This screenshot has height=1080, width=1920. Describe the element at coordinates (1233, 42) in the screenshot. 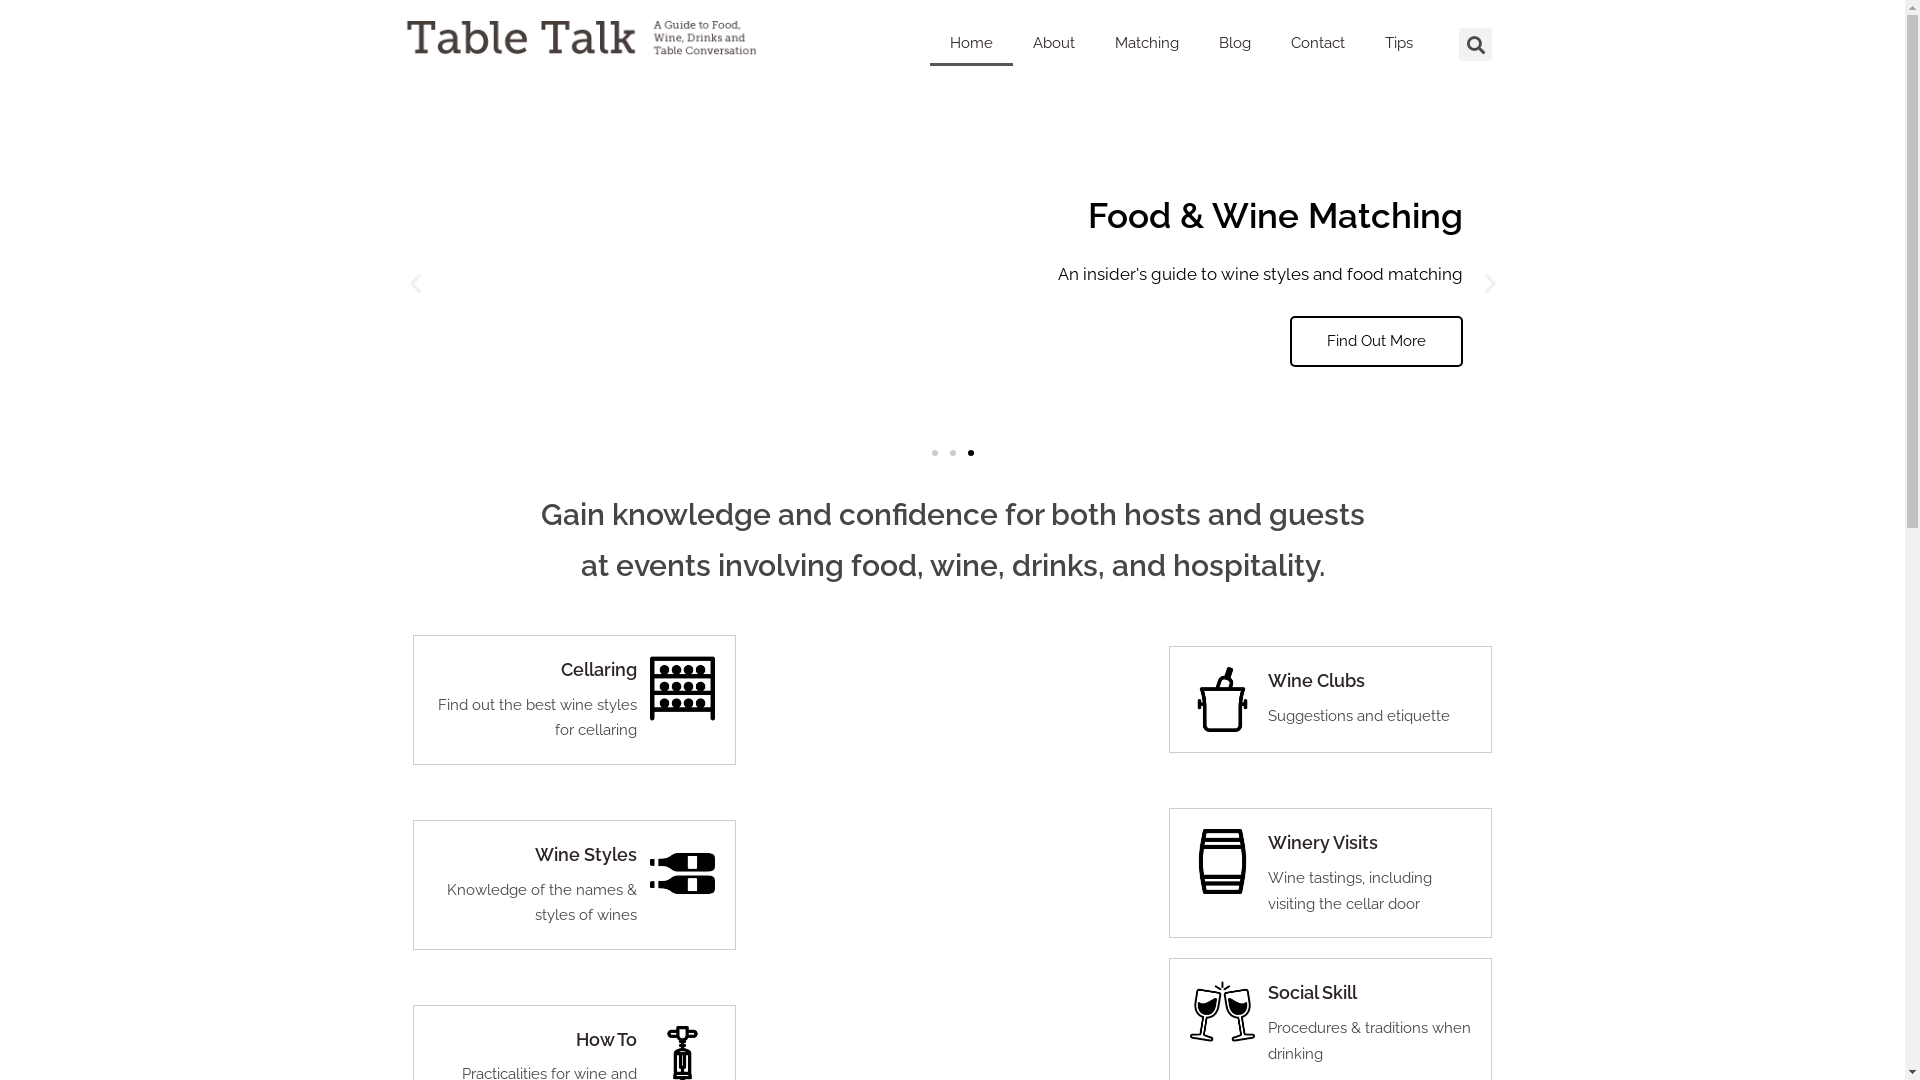

I see `'Blog'` at that location.